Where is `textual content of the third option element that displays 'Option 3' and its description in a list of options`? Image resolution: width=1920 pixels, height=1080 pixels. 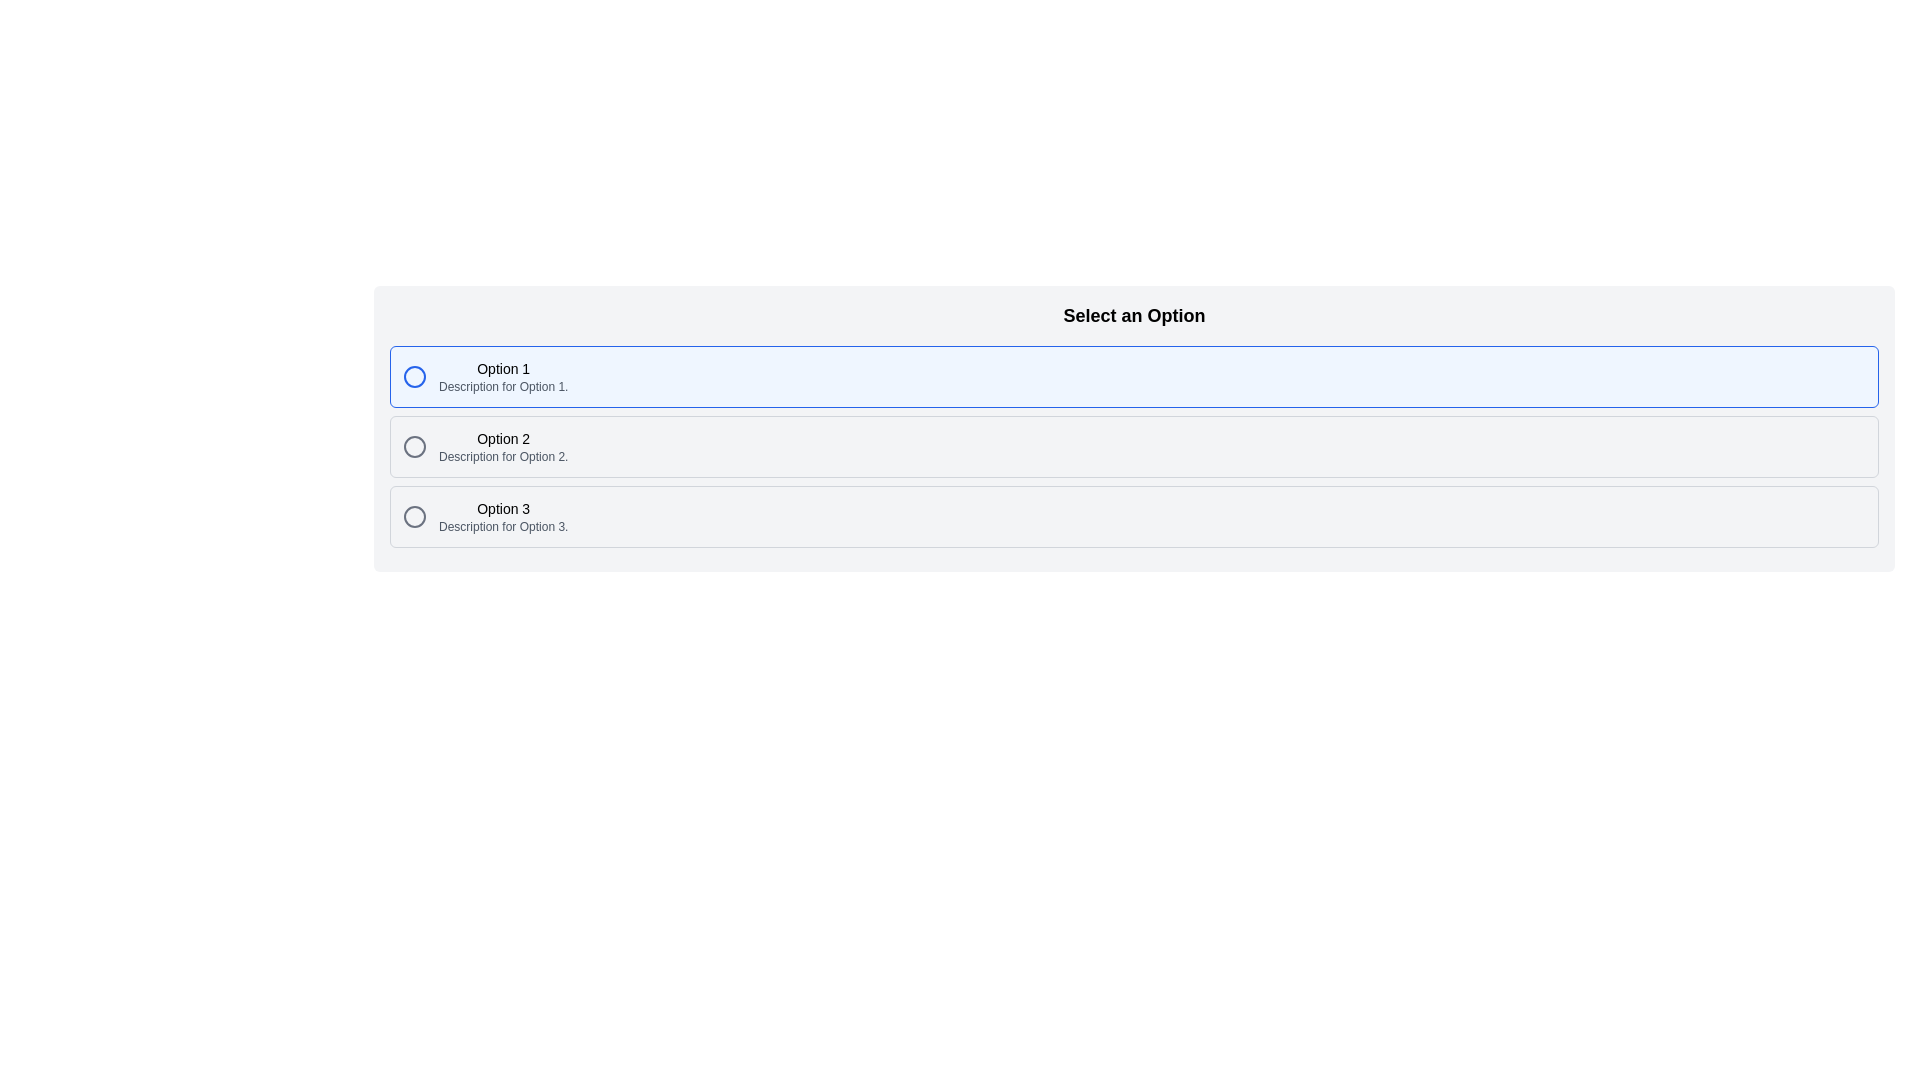 textual content of the third option element that displays 'Option 3' and its description in a list of options is located at coordinates (503, 515).